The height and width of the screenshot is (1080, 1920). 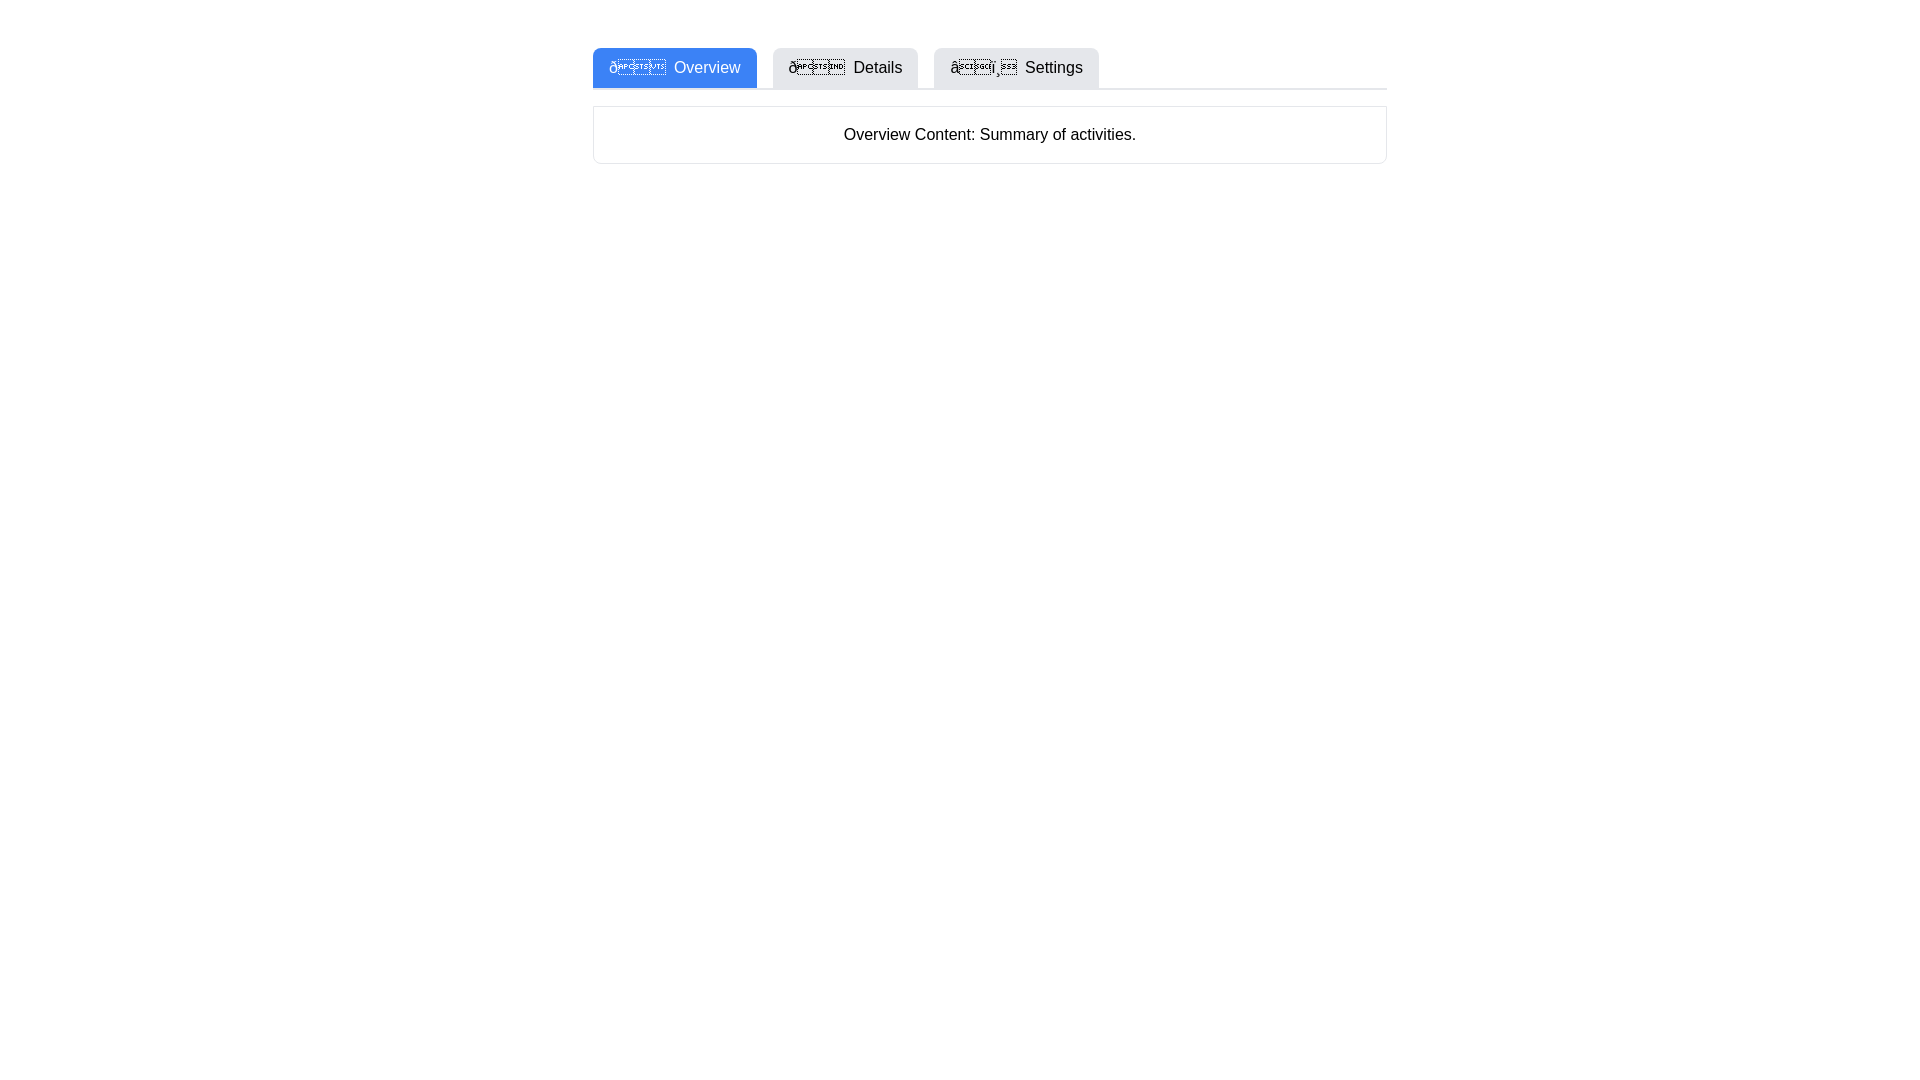 What do you see at coordinates (674, 67) in the screenshot?
I see `the first tab in the horizontal navigation bar labeled 'Overview' to trigger hover-specific styling` at bounding box center [674, 67].